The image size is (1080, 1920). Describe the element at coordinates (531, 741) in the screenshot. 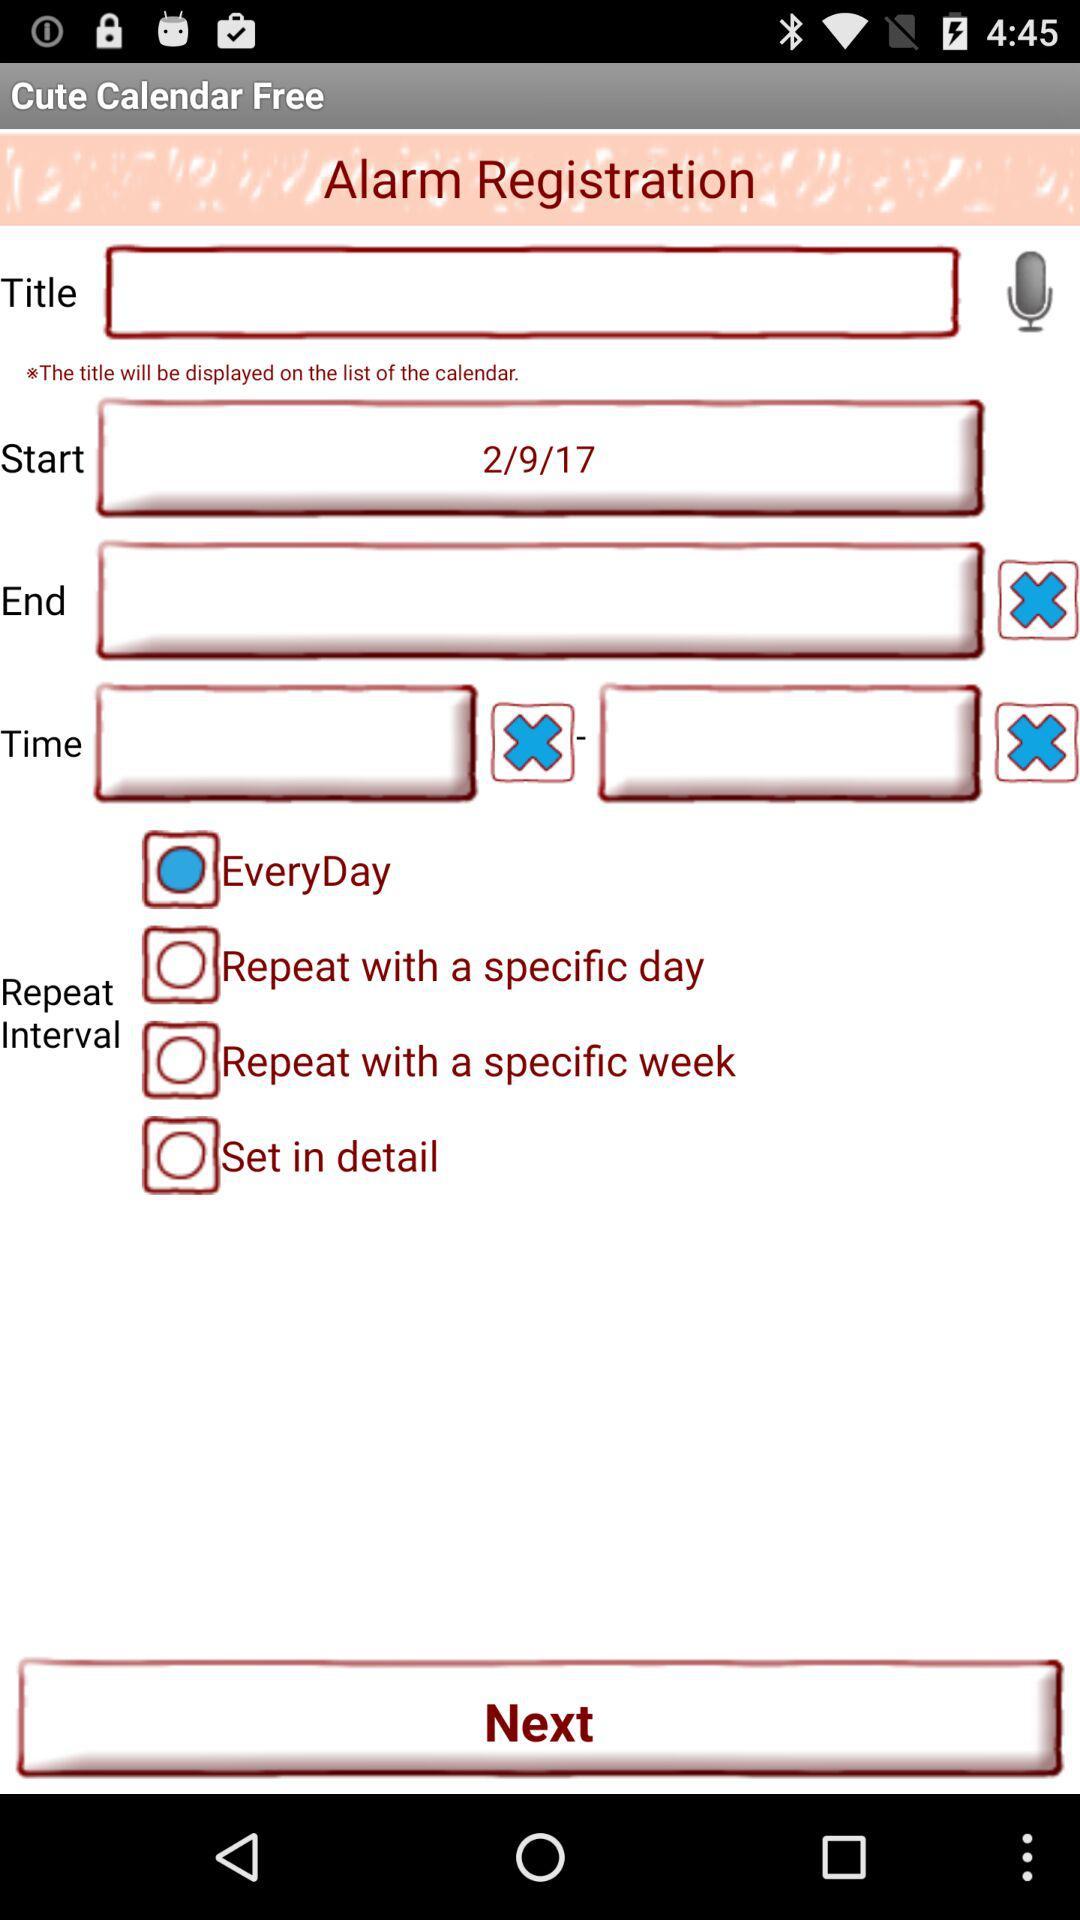

I see `remove time entry` at that location.